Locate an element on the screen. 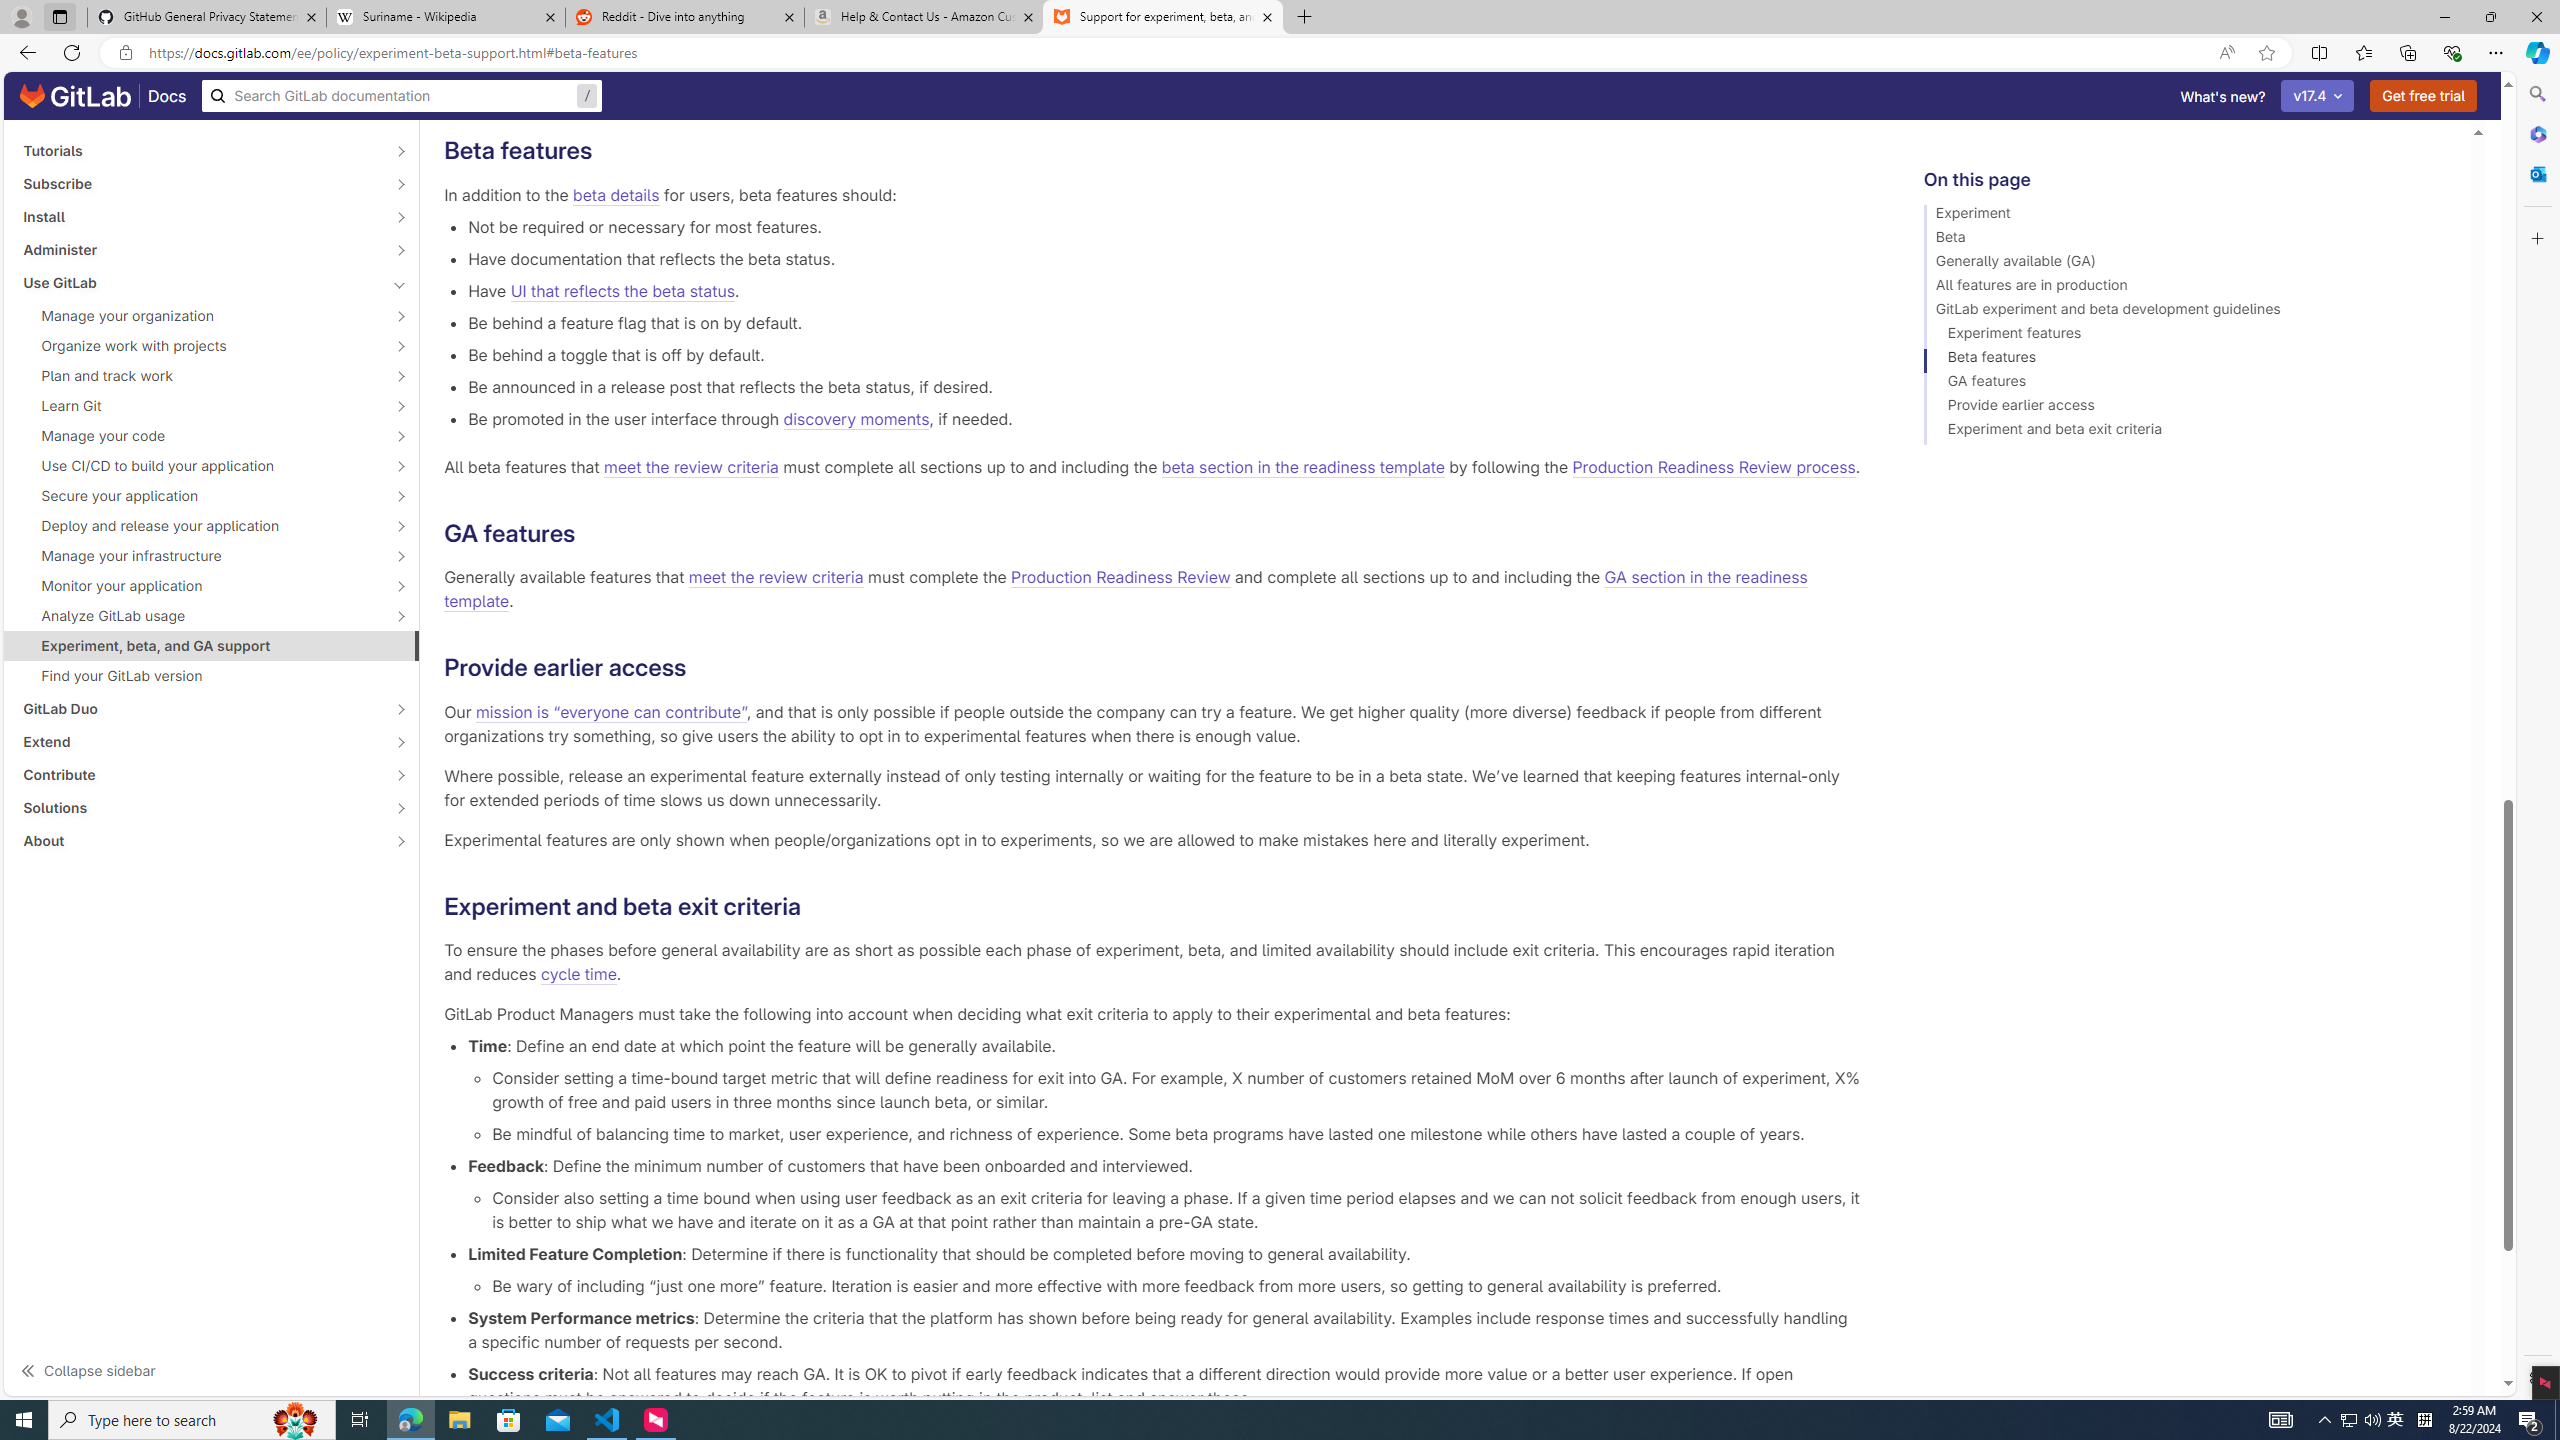 The height and width of the screenshot is (1440, 2560). 'beta section in the readiness template' is located at coordinates (1303, 467).